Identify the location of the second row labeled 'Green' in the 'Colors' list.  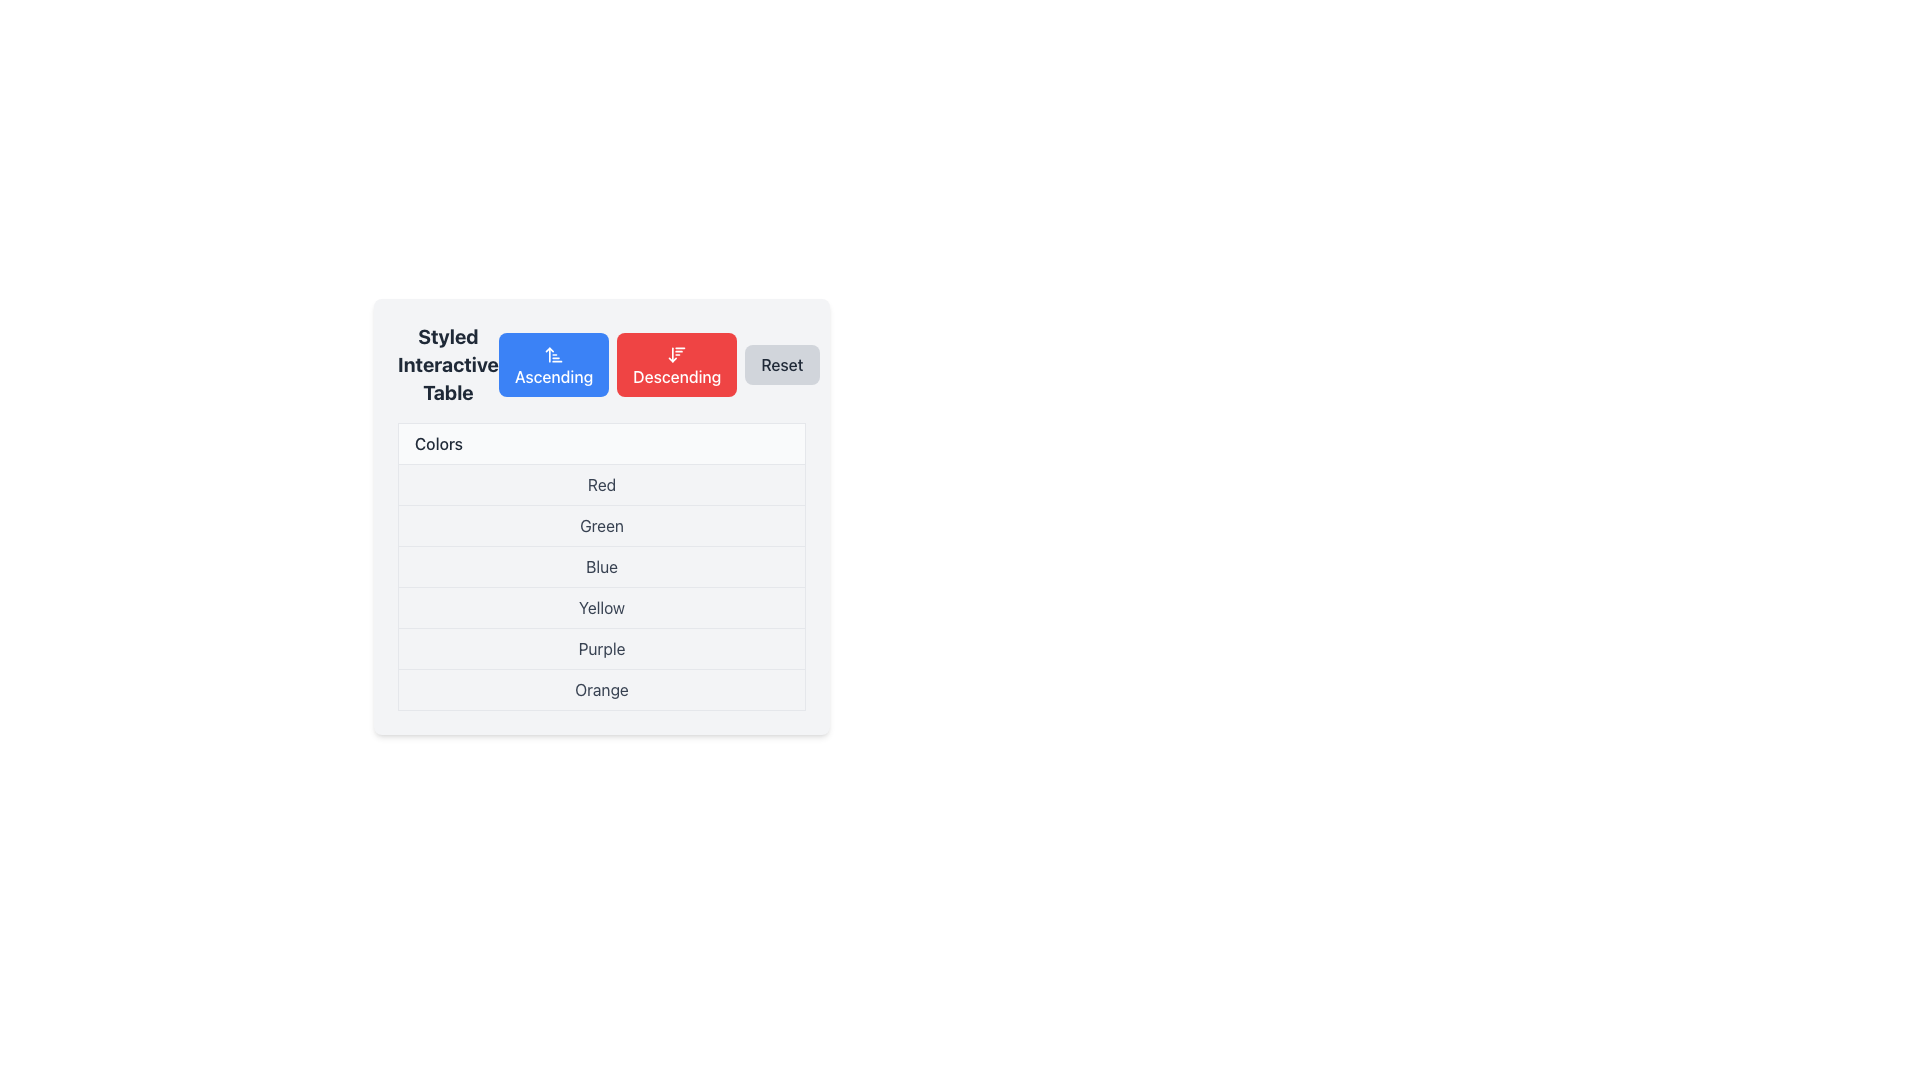
(600, 524).